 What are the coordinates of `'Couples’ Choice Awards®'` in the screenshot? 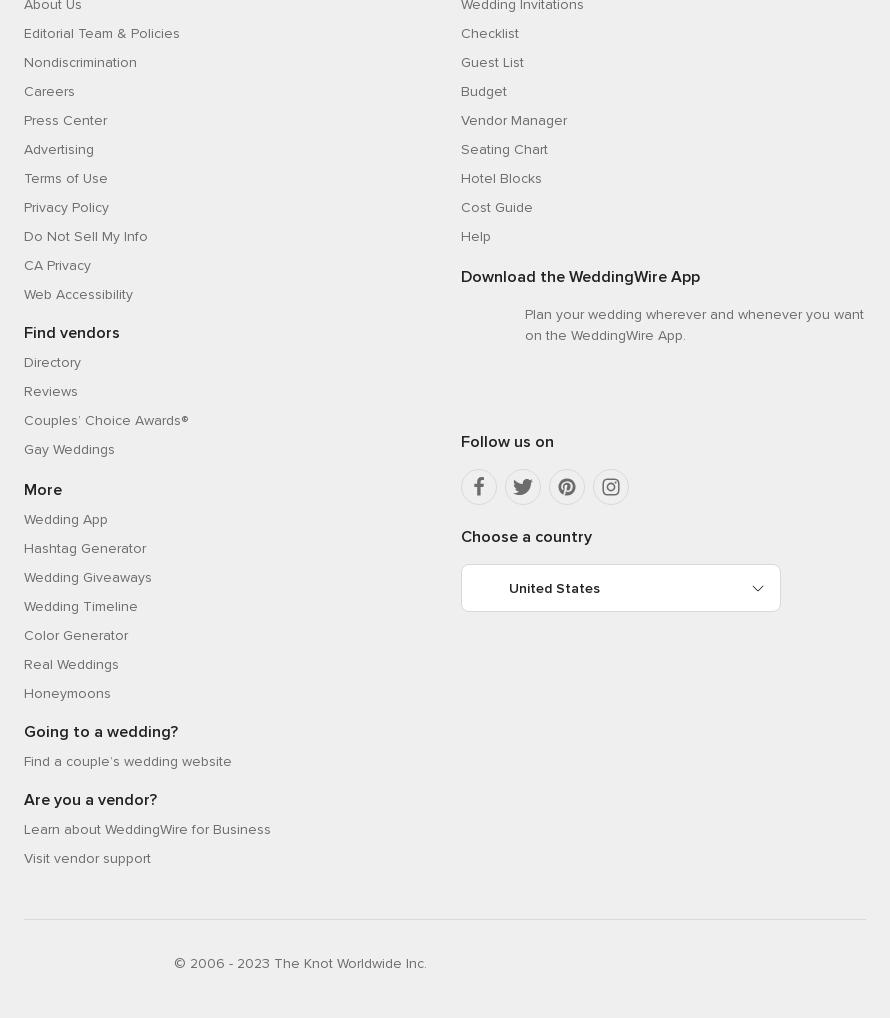 It's located at (104, 418).